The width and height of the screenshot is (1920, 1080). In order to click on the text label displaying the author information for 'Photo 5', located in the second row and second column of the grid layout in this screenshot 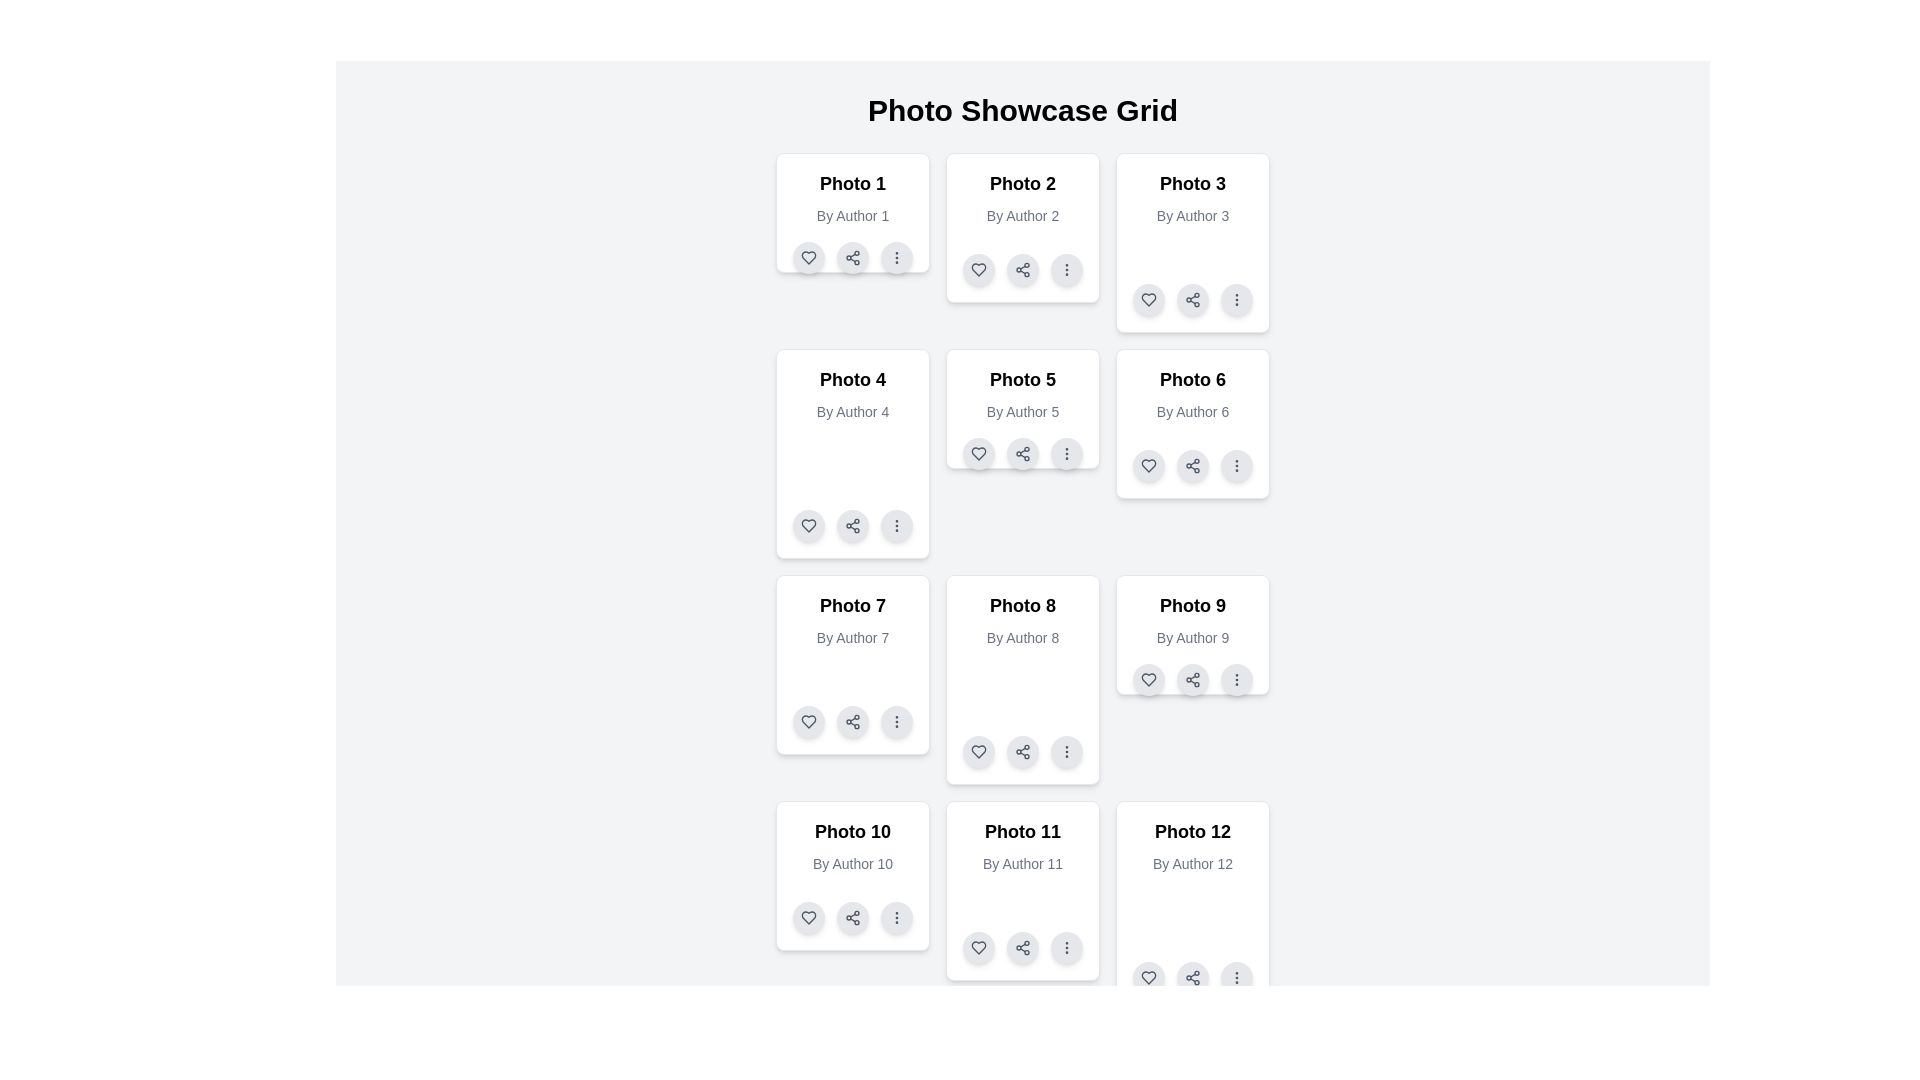, I will do `click(1022, 411)`.